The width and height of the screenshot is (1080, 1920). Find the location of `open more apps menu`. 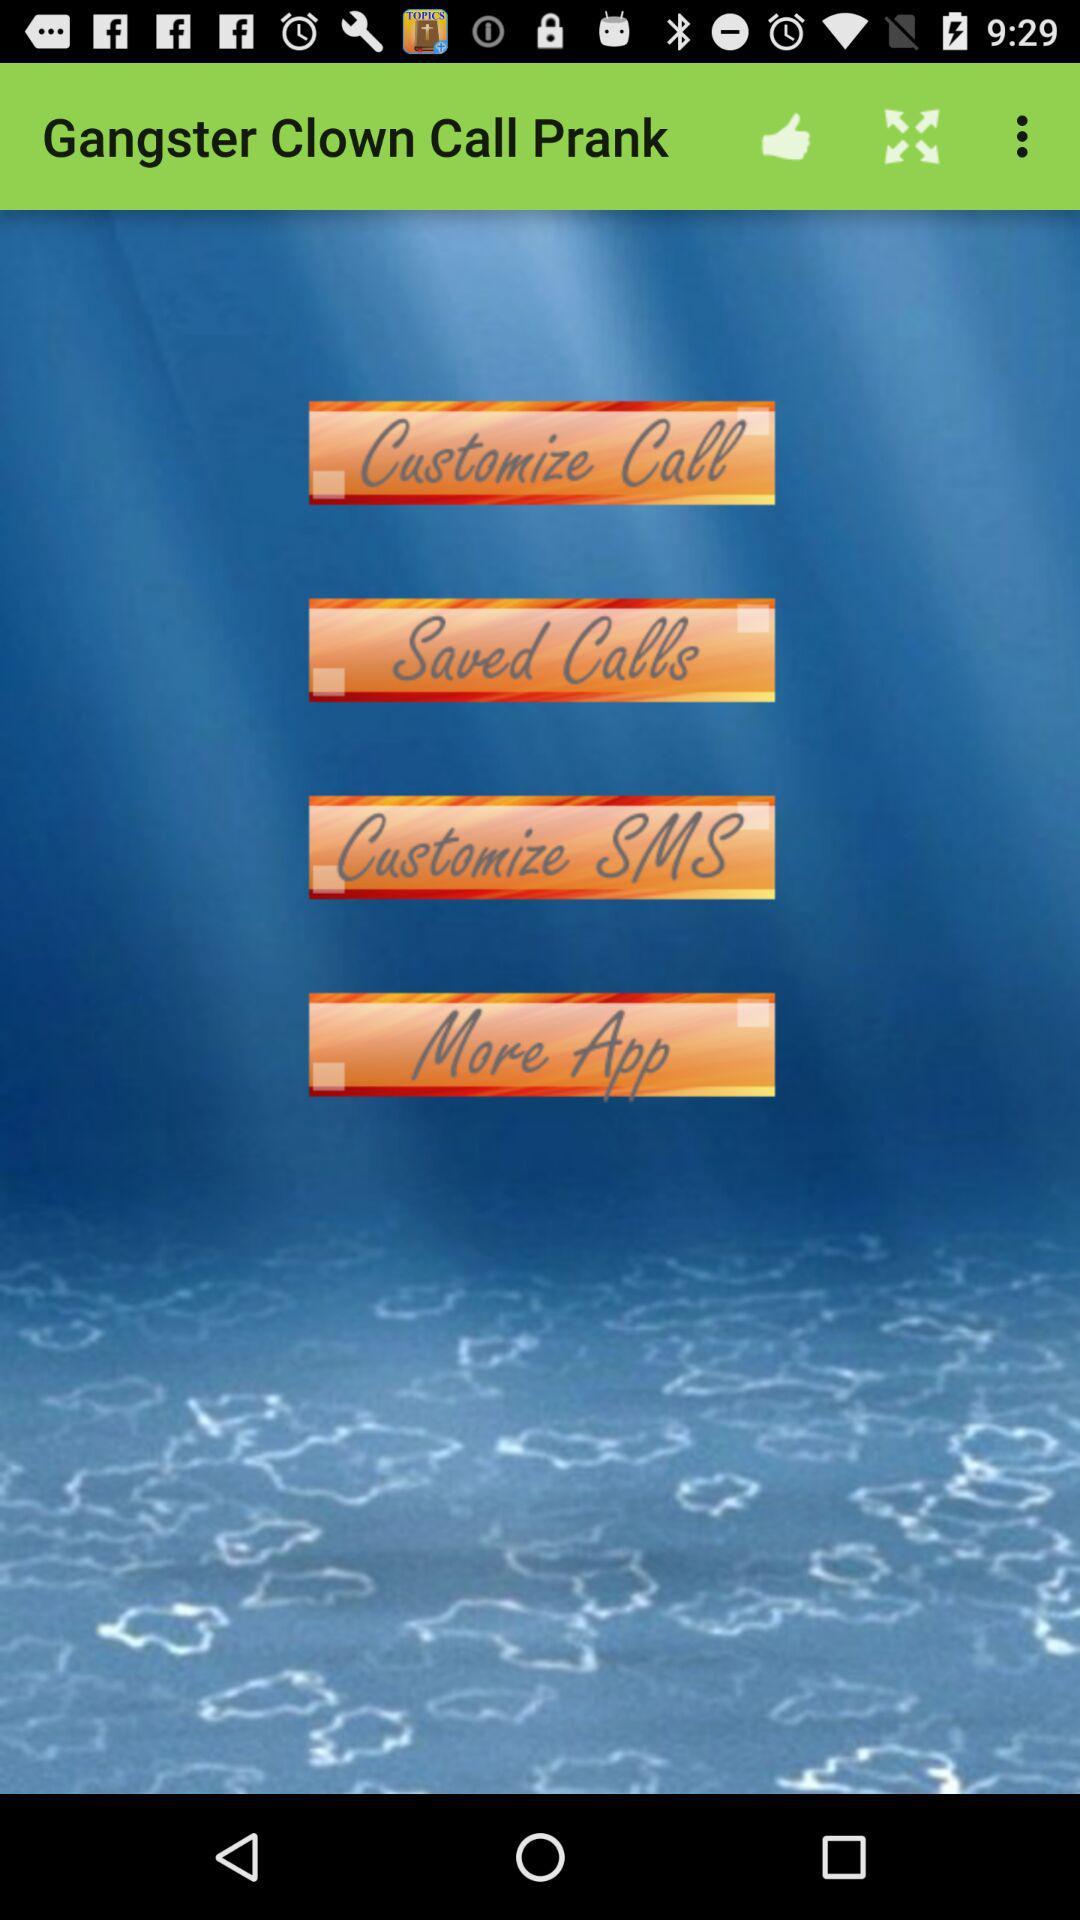

open more apps menu is located at coordinates (540, 1043).